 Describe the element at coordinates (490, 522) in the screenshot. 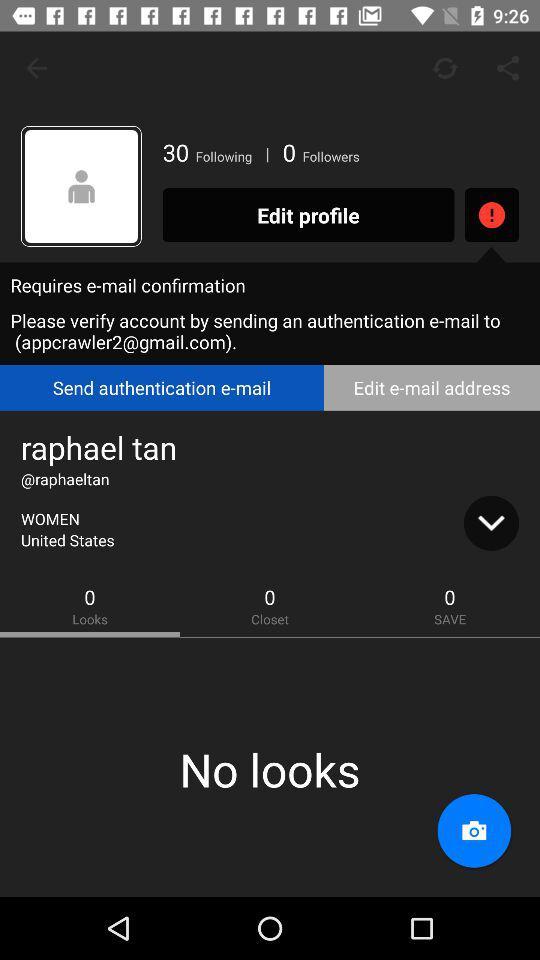

I see `icon below edit e mail` at that location.